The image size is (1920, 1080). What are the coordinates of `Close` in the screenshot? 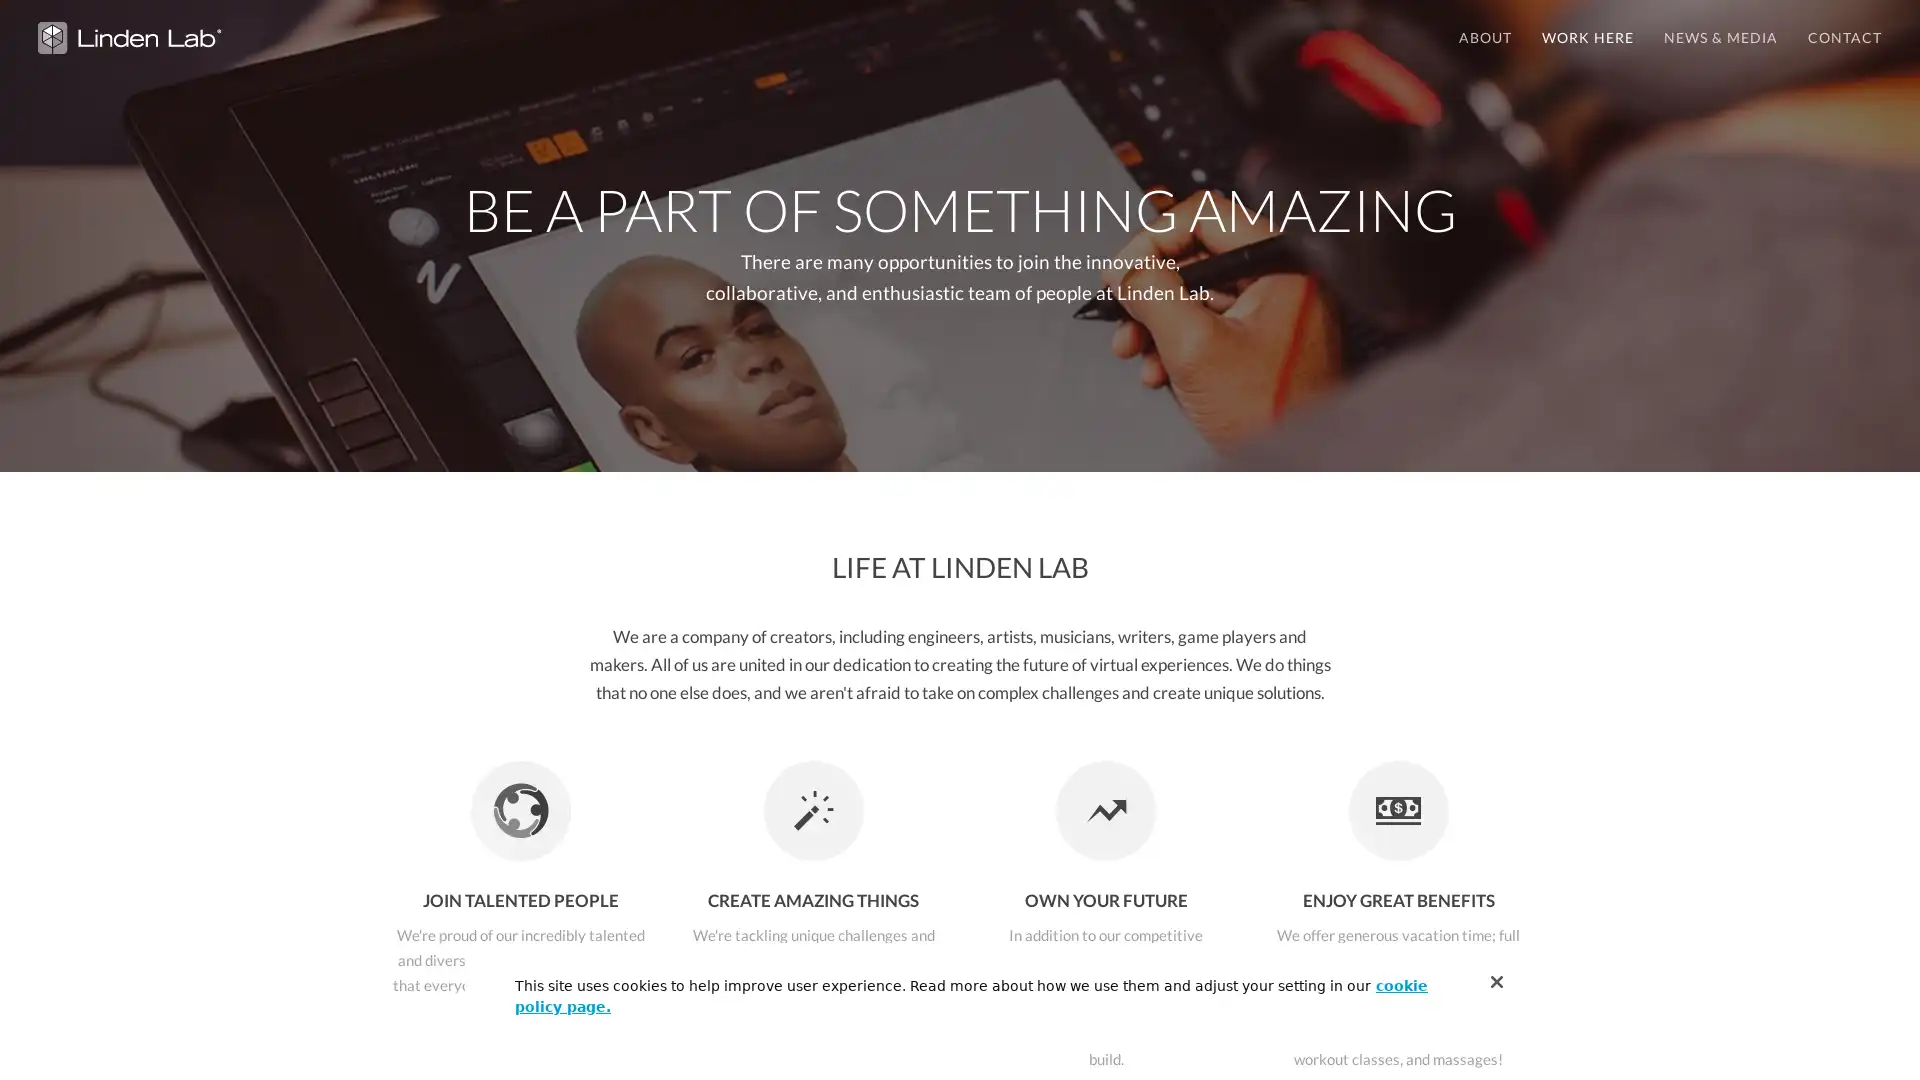 It's located at (1497, 981).